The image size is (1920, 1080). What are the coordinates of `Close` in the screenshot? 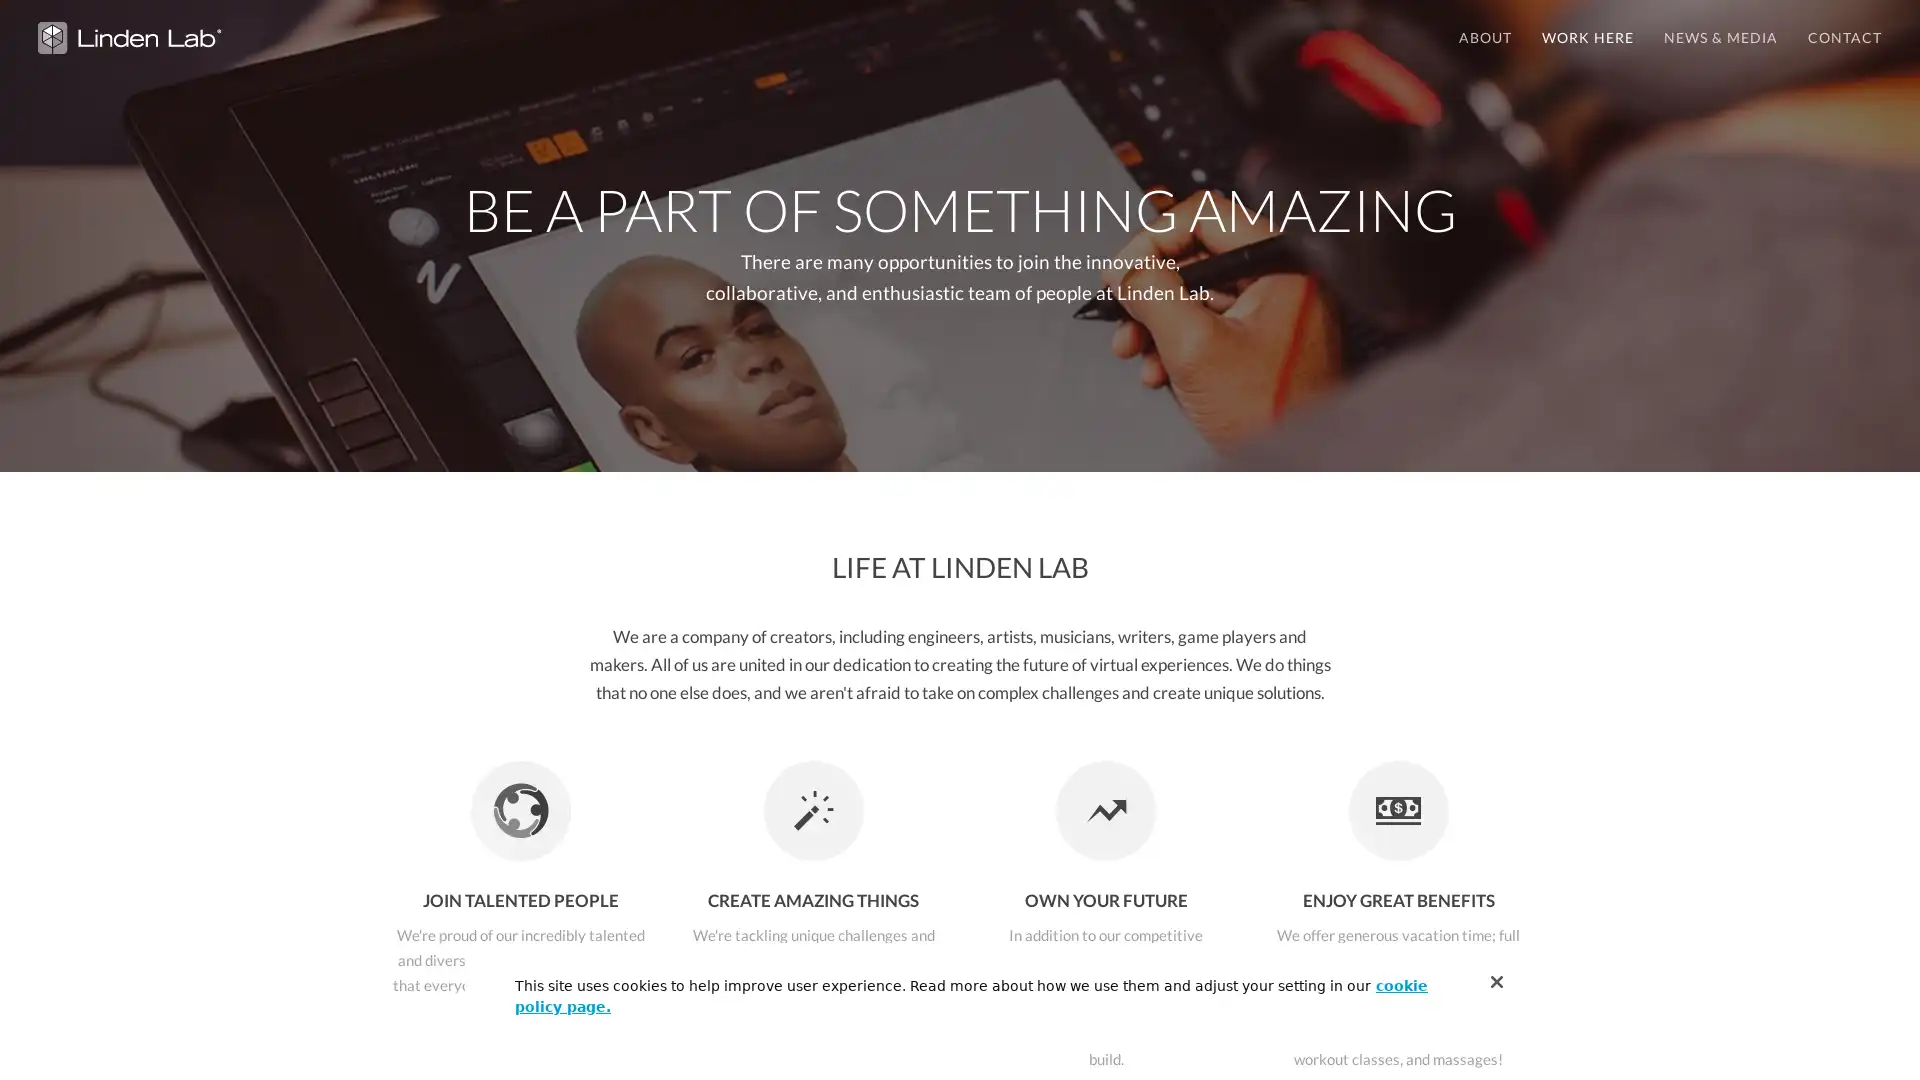 It's located at (1497, 981).